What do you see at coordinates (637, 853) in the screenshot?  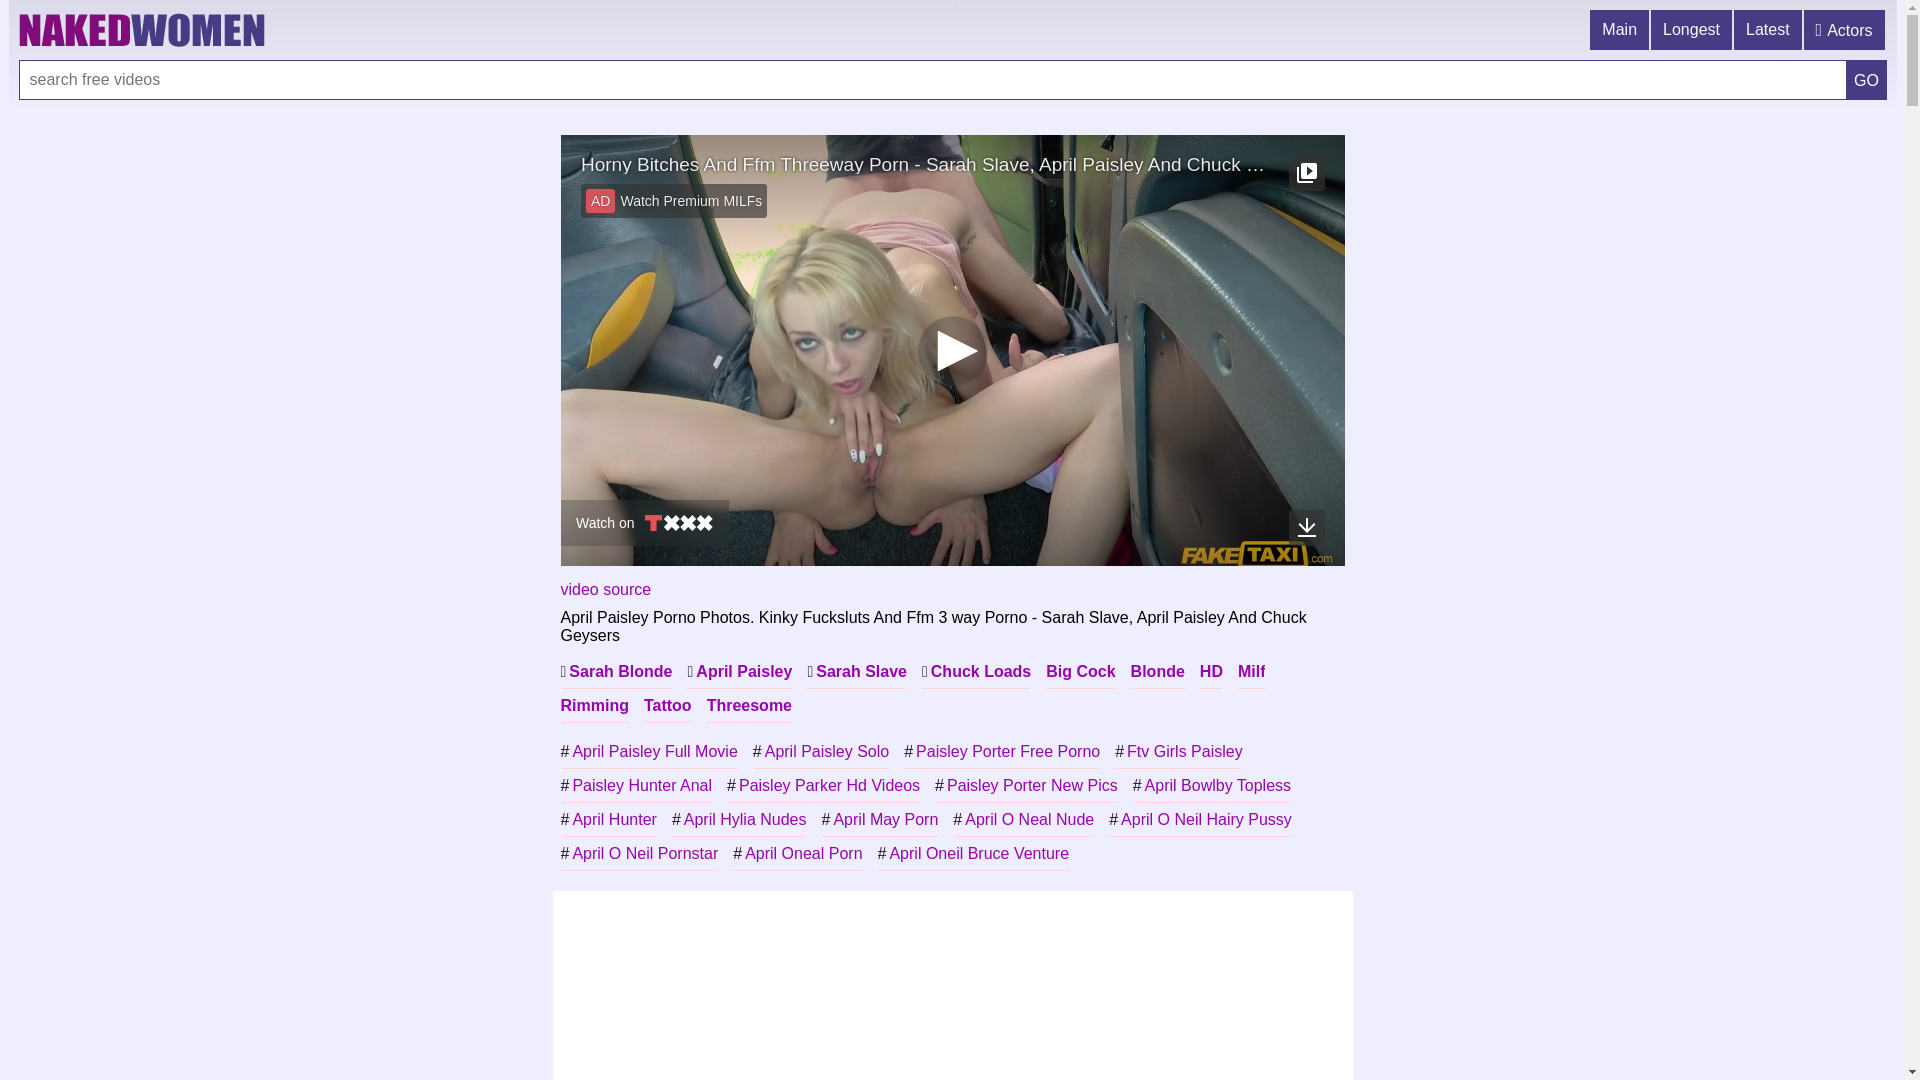 I see `'April O Neil Pornstar'` at bounding box center [637, 853].